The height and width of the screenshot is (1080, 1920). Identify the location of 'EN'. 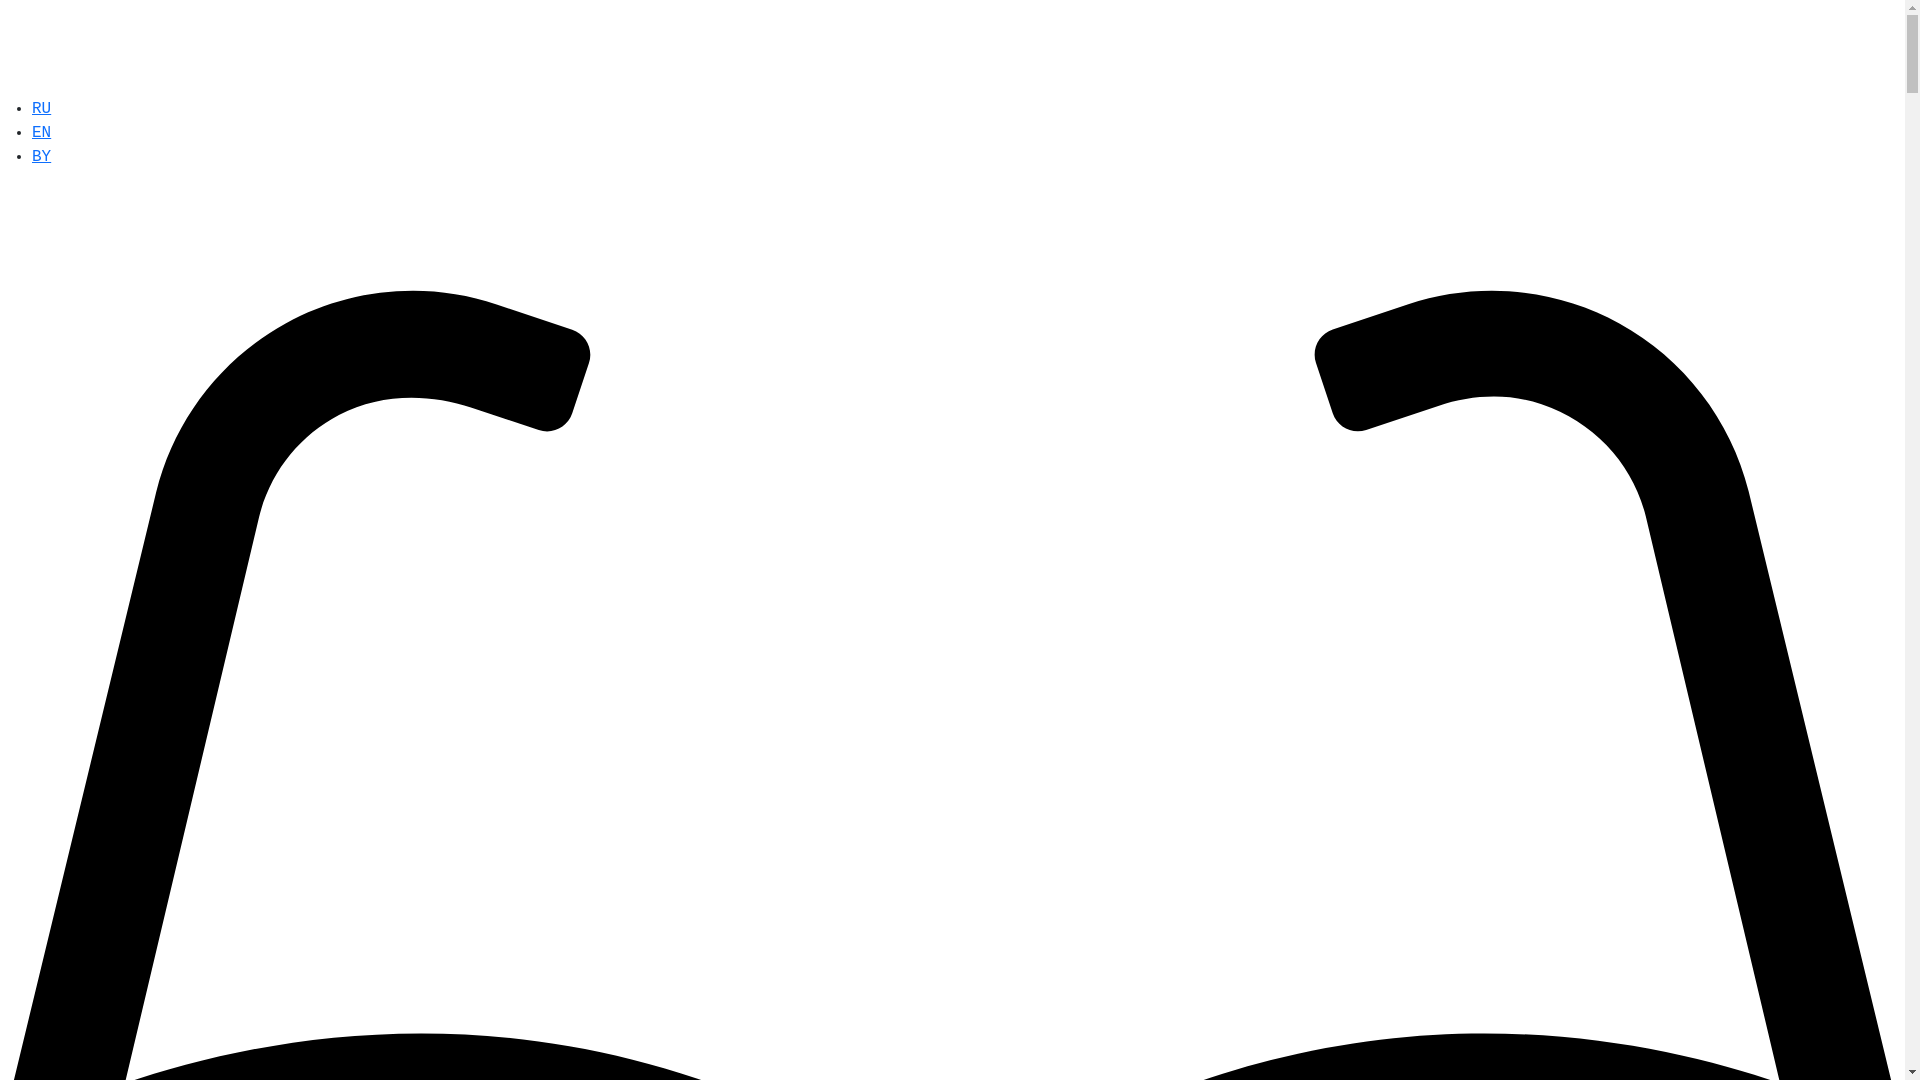
(41, 132).